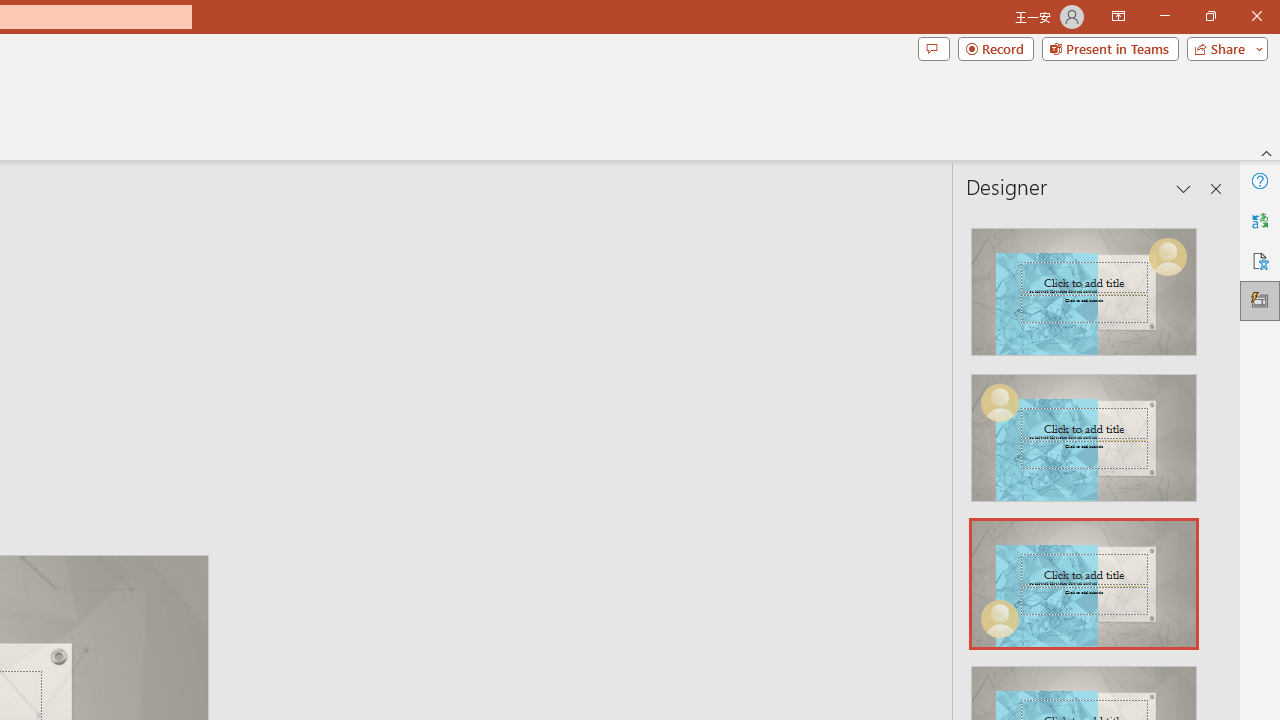  I want to click on 'Collapse the Ribbon', so click(1266, 152).